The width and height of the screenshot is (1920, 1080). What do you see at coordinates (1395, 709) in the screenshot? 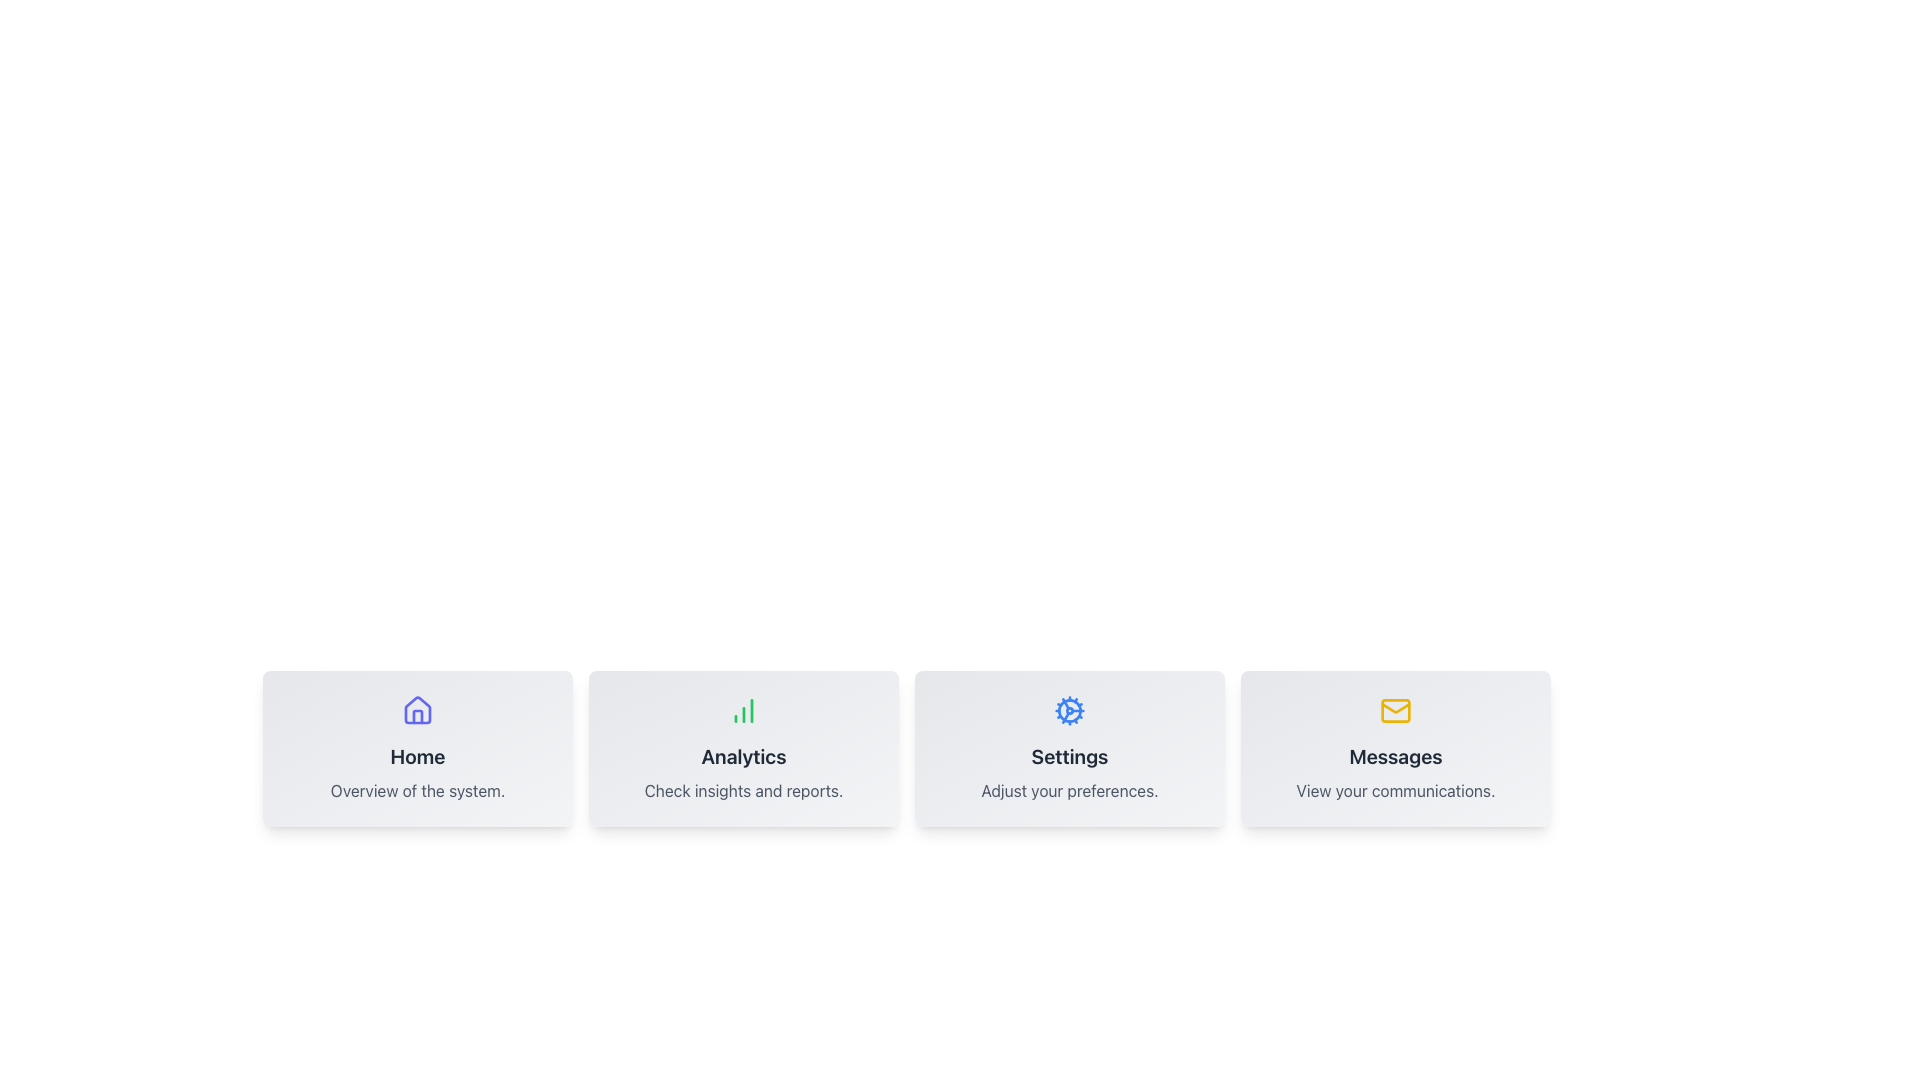
I see `the message icon located centrally within the 'Messages' card, which visually represents communication and is positioned above the text elements 'Messages' and 'View your communications.'` at bounding box center [1395, 709].